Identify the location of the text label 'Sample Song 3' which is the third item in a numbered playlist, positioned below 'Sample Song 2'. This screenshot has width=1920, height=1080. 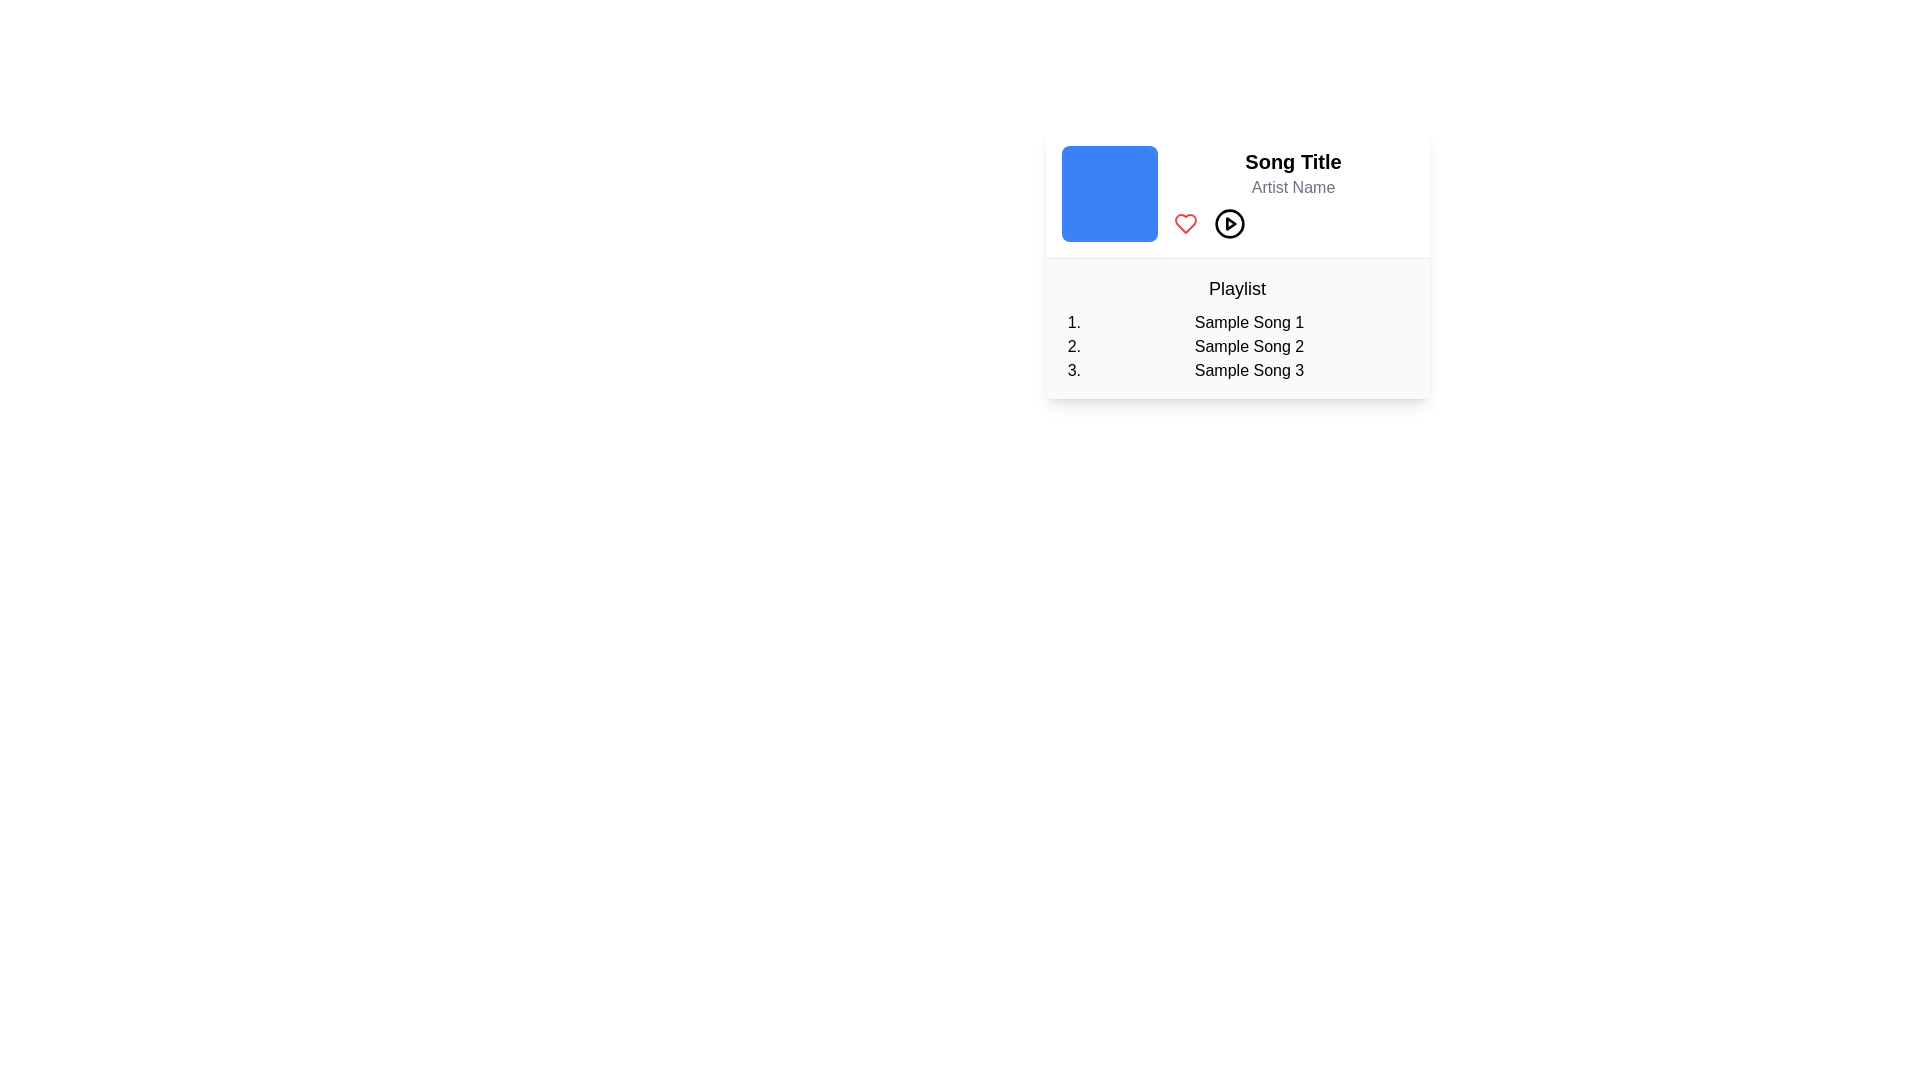
(1248, 370).